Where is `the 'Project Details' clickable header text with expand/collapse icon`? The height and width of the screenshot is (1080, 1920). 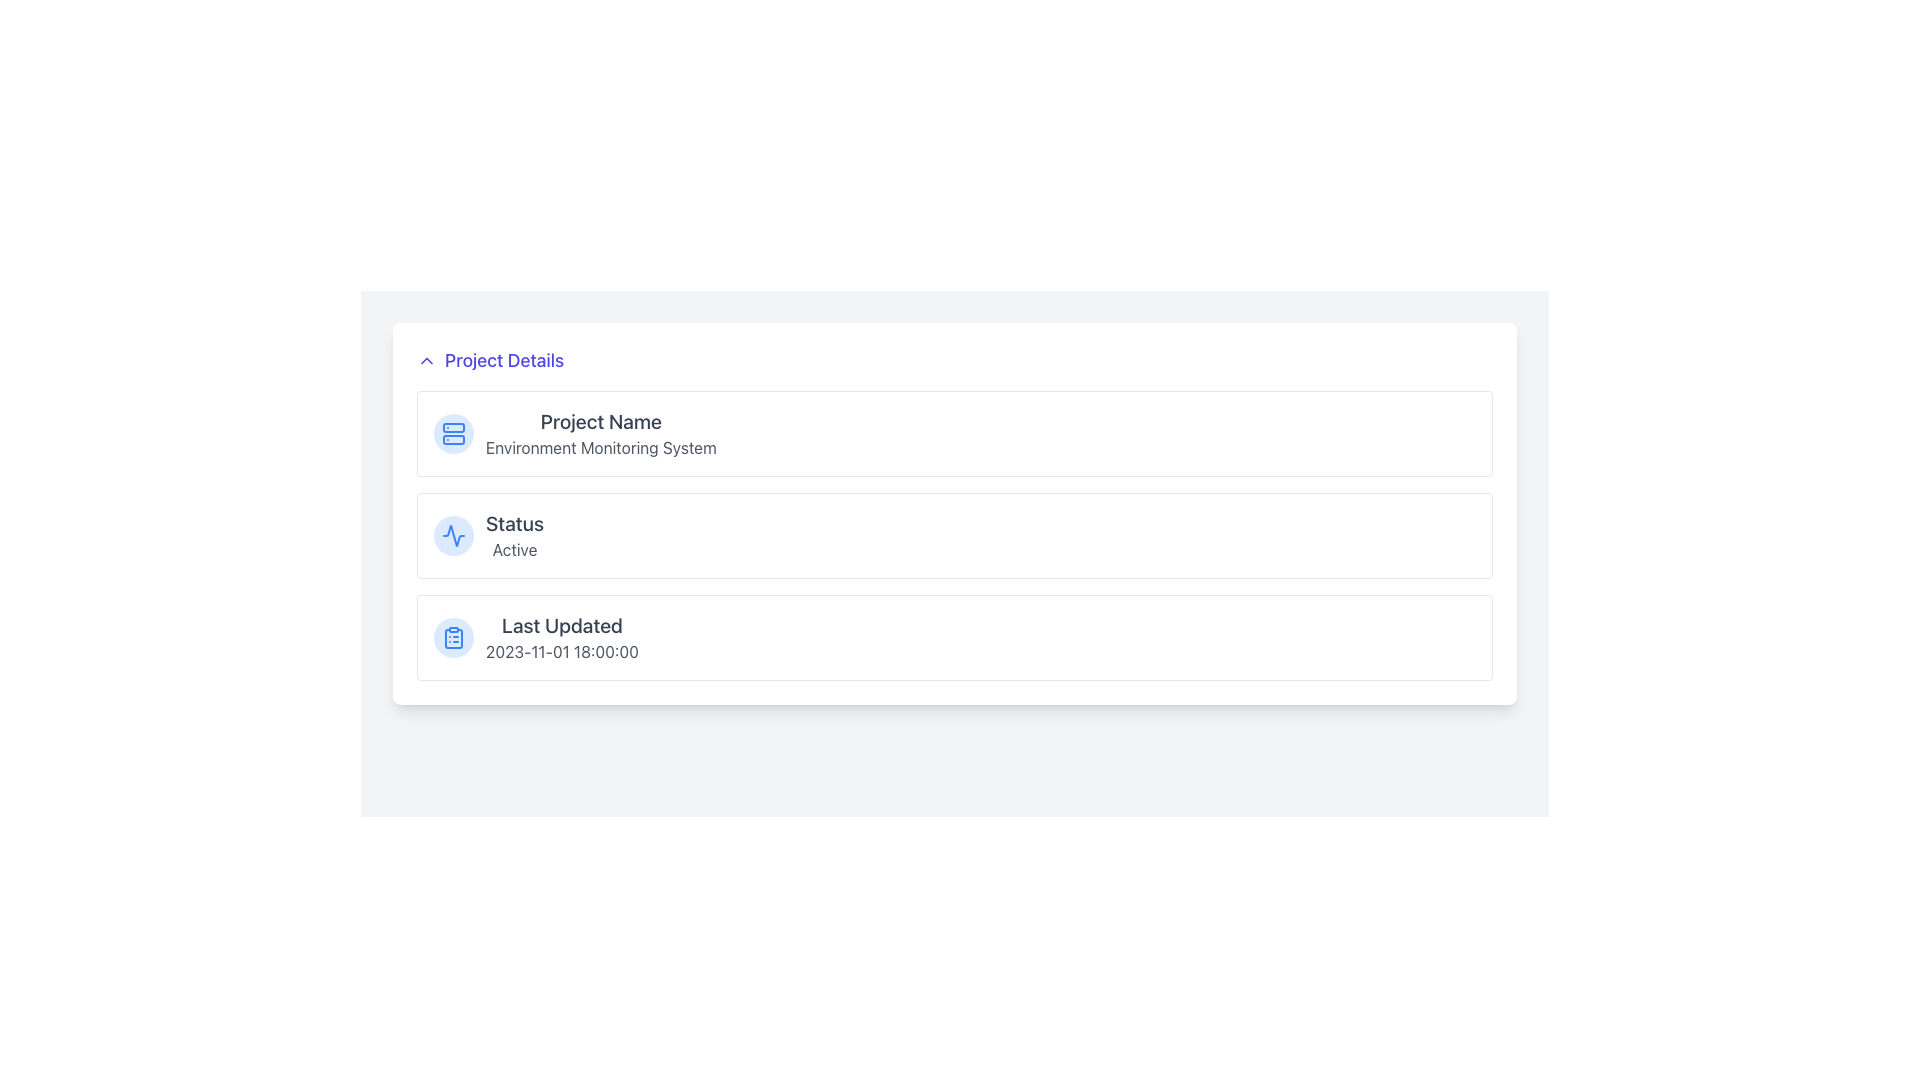 the 'Project Details' clickable header text with expand/collapse icon is located at coordinates (490, 361).